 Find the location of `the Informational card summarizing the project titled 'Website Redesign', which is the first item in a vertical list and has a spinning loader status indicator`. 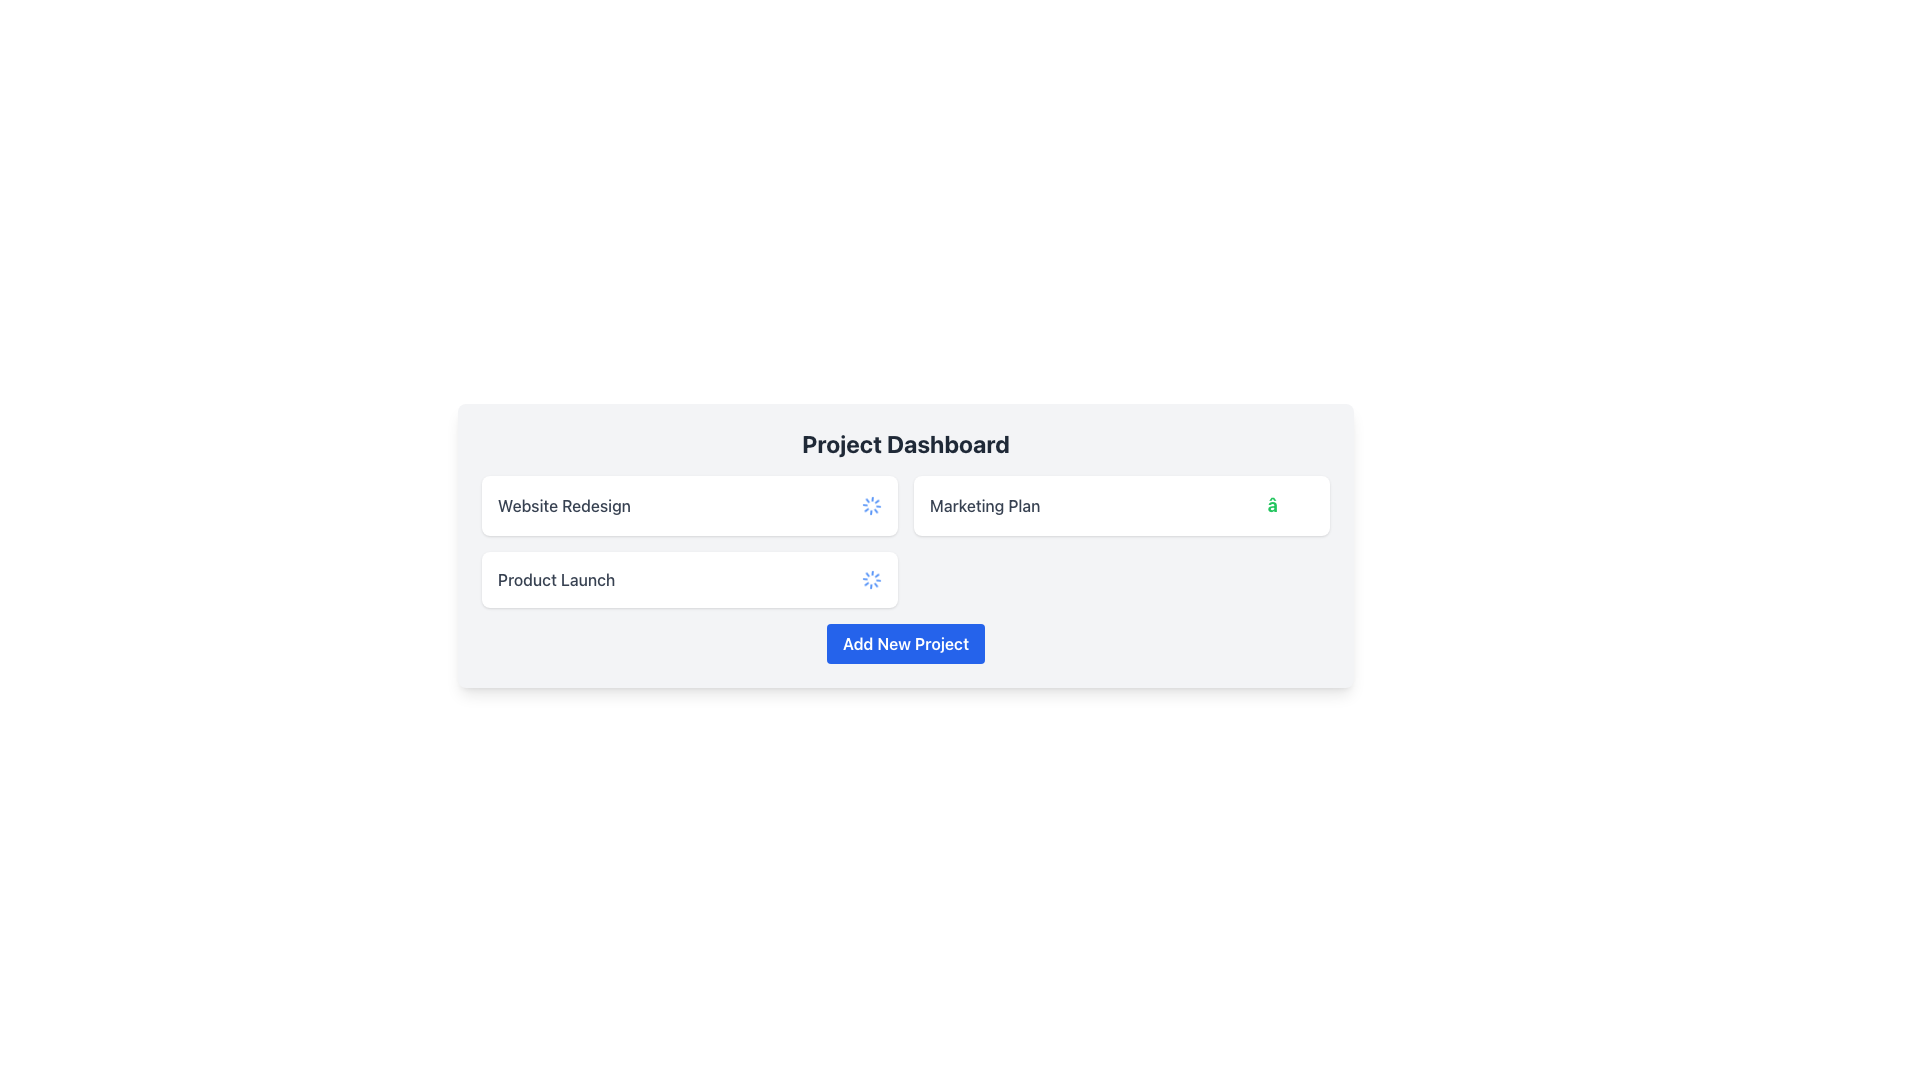

the Informational card summarizing the project titled 'Website Redesign', which is the first item in a vertical list and has a spinning loader status indicator is located at coordinates (690, 504).